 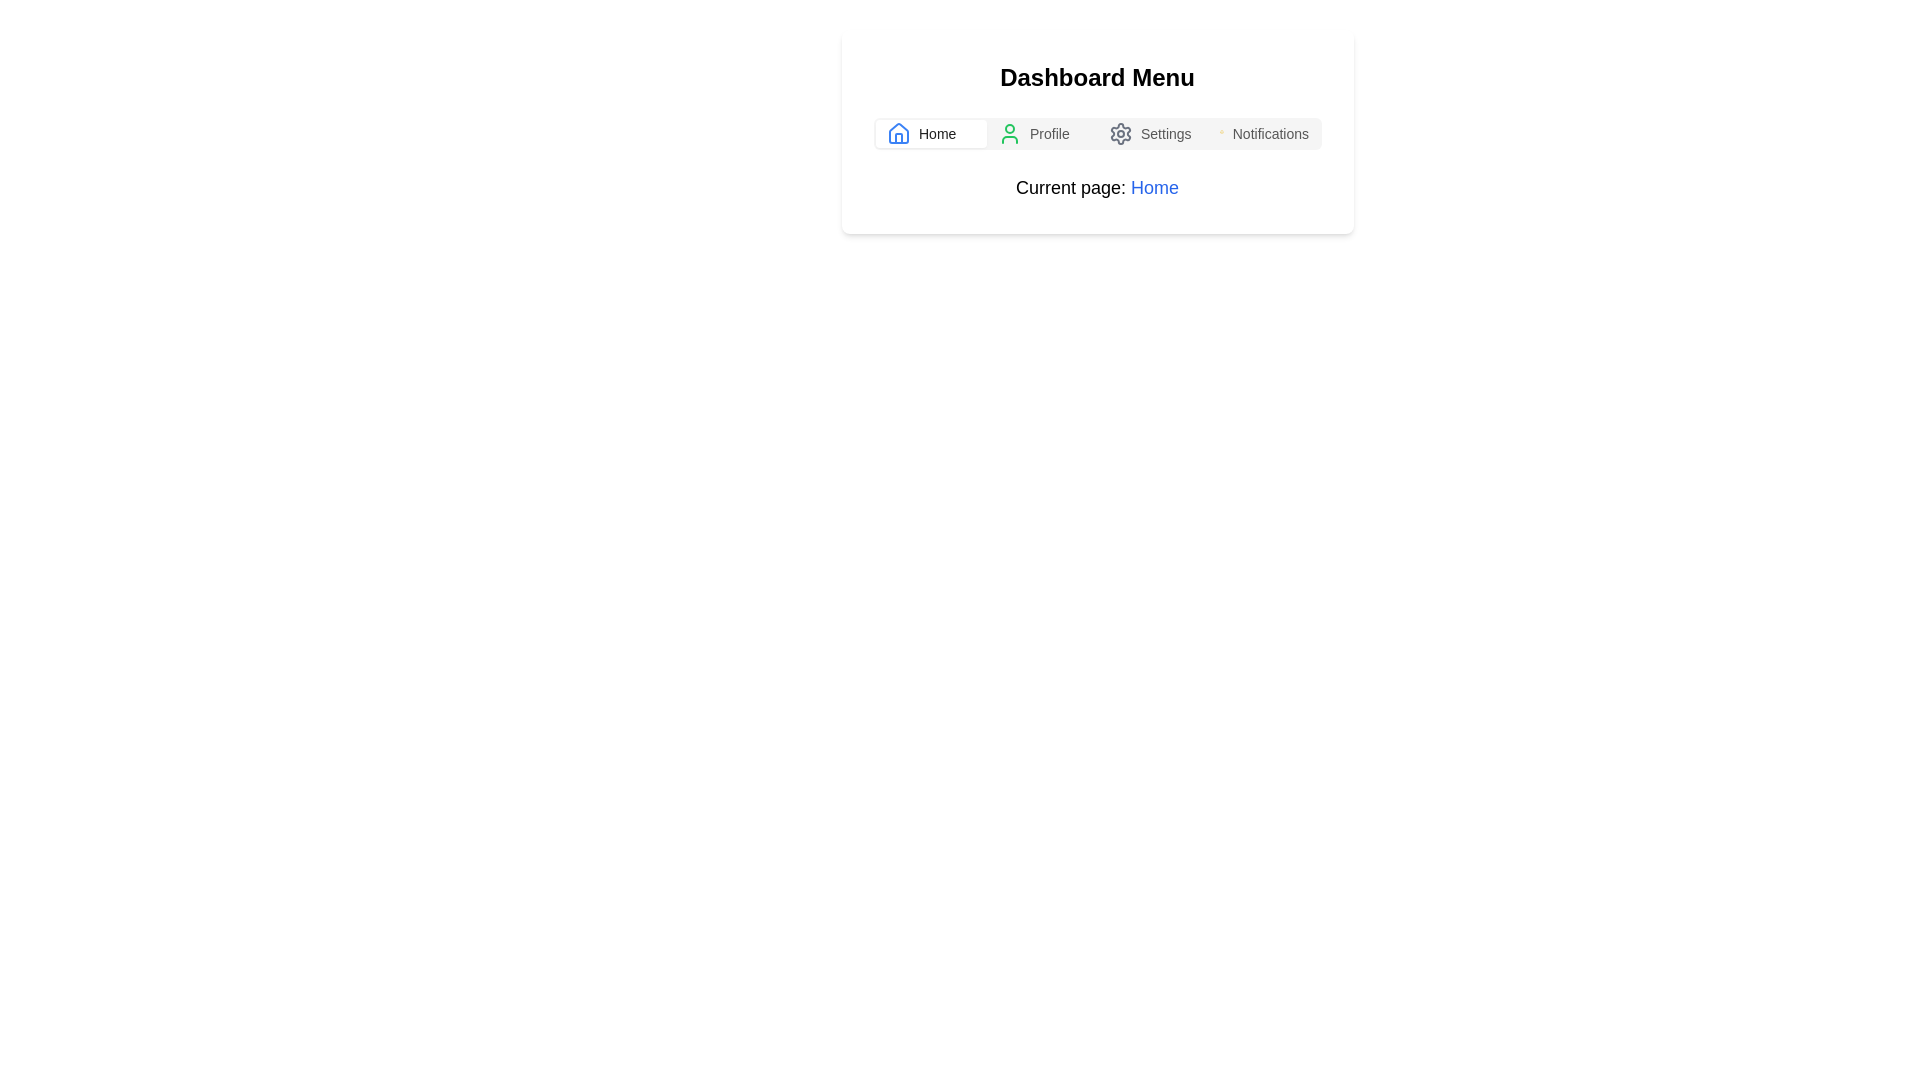 What do you see at coordinates (1120, 134) in the screenshot?
I see `the settings gear icon in the top navigation bar` at bounding box center [1120, 134].